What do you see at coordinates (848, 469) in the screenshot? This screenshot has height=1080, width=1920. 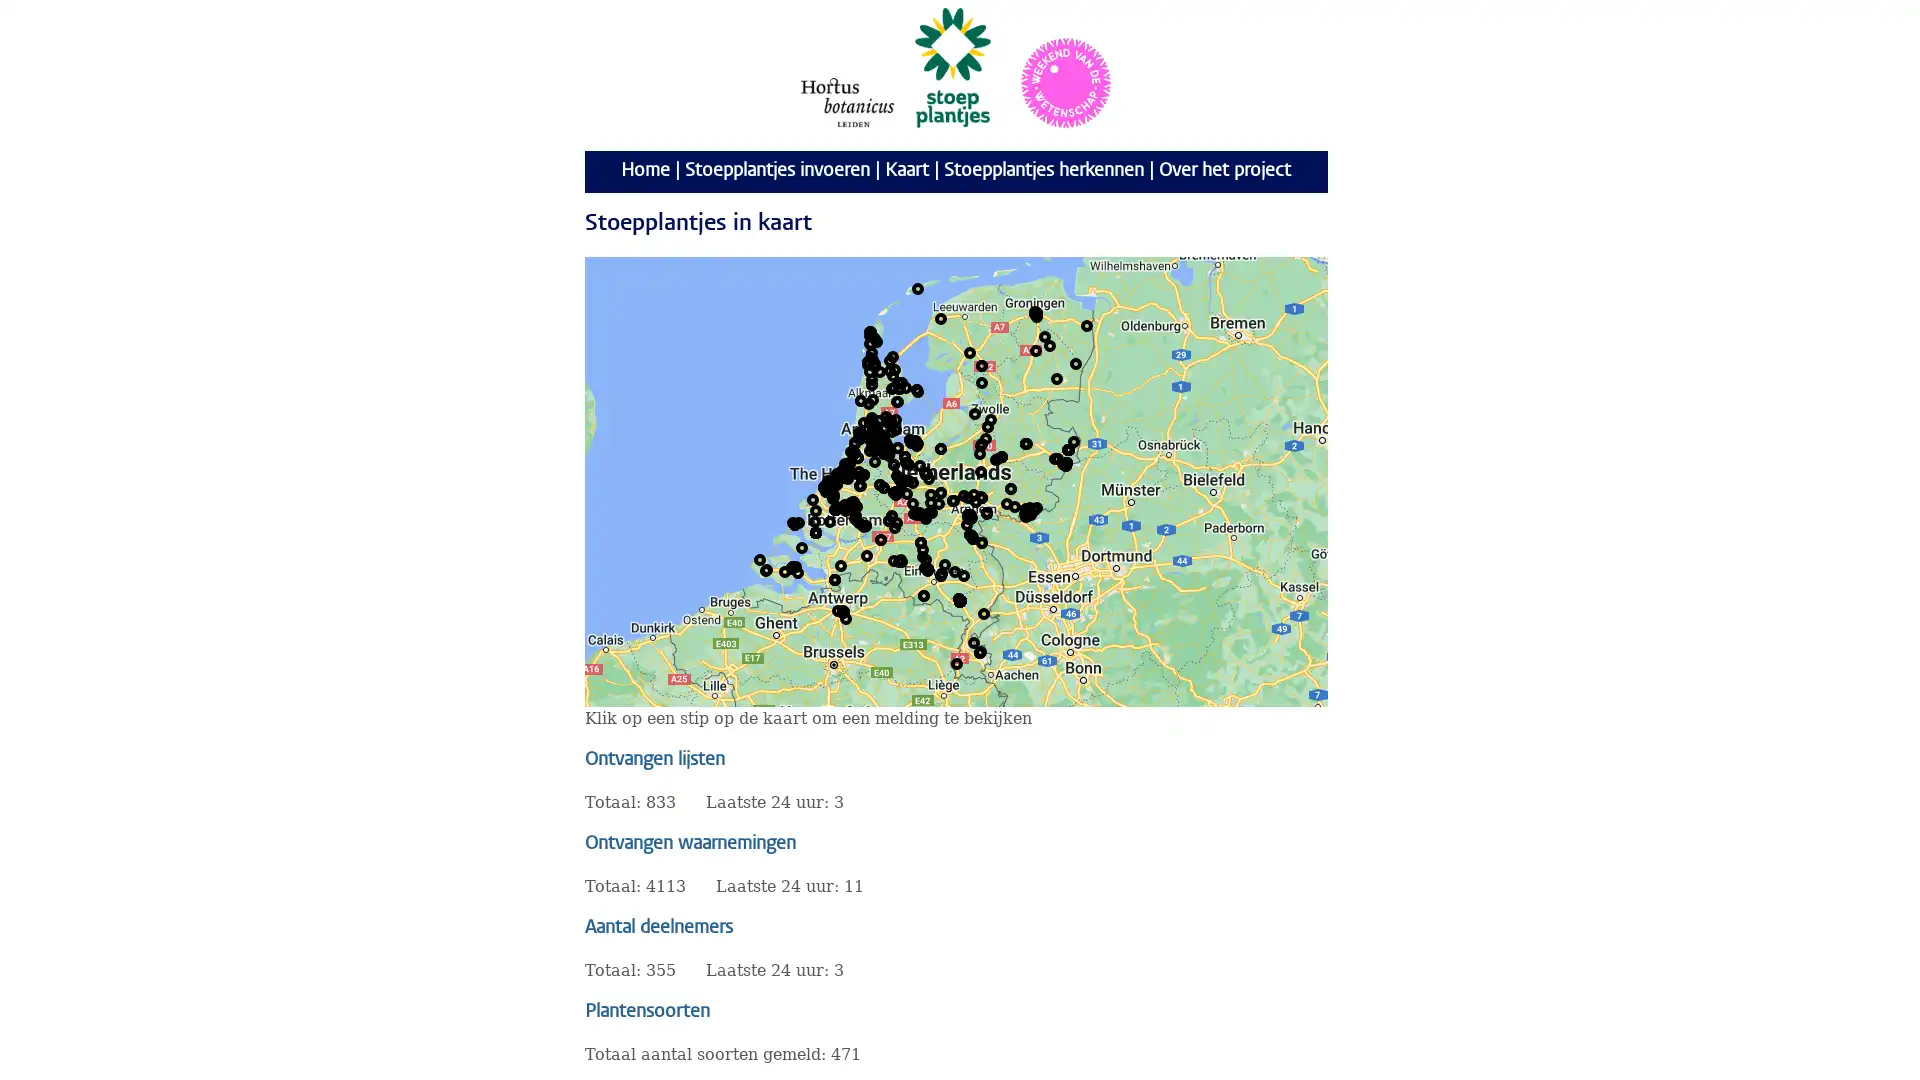 I see `Telling van Gerda van Uffelen op 17 februari 2022` at bounding box center [848, 469].